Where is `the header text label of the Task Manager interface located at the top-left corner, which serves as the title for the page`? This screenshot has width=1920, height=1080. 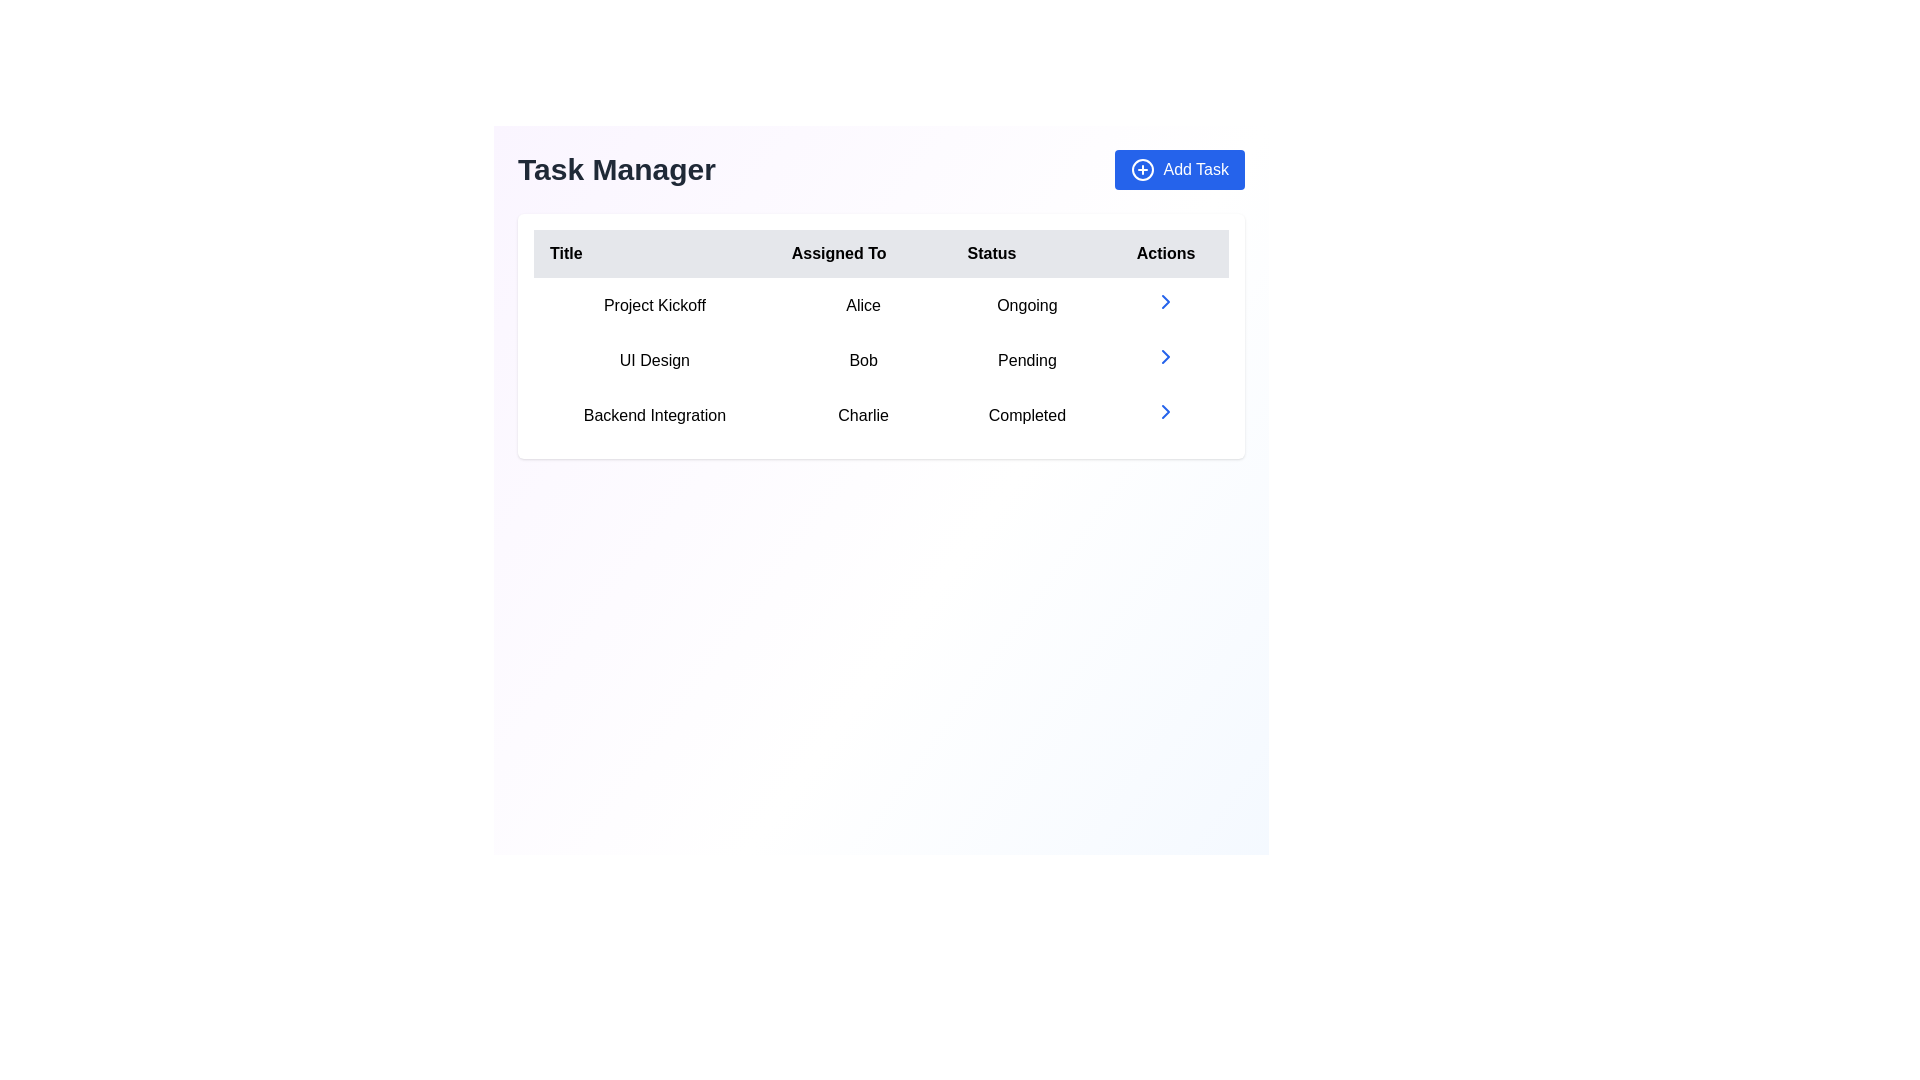 the header text label of the Task Manager interface located at the top-left corner, which serves as the title for the page is located at coordinates (615, 168).